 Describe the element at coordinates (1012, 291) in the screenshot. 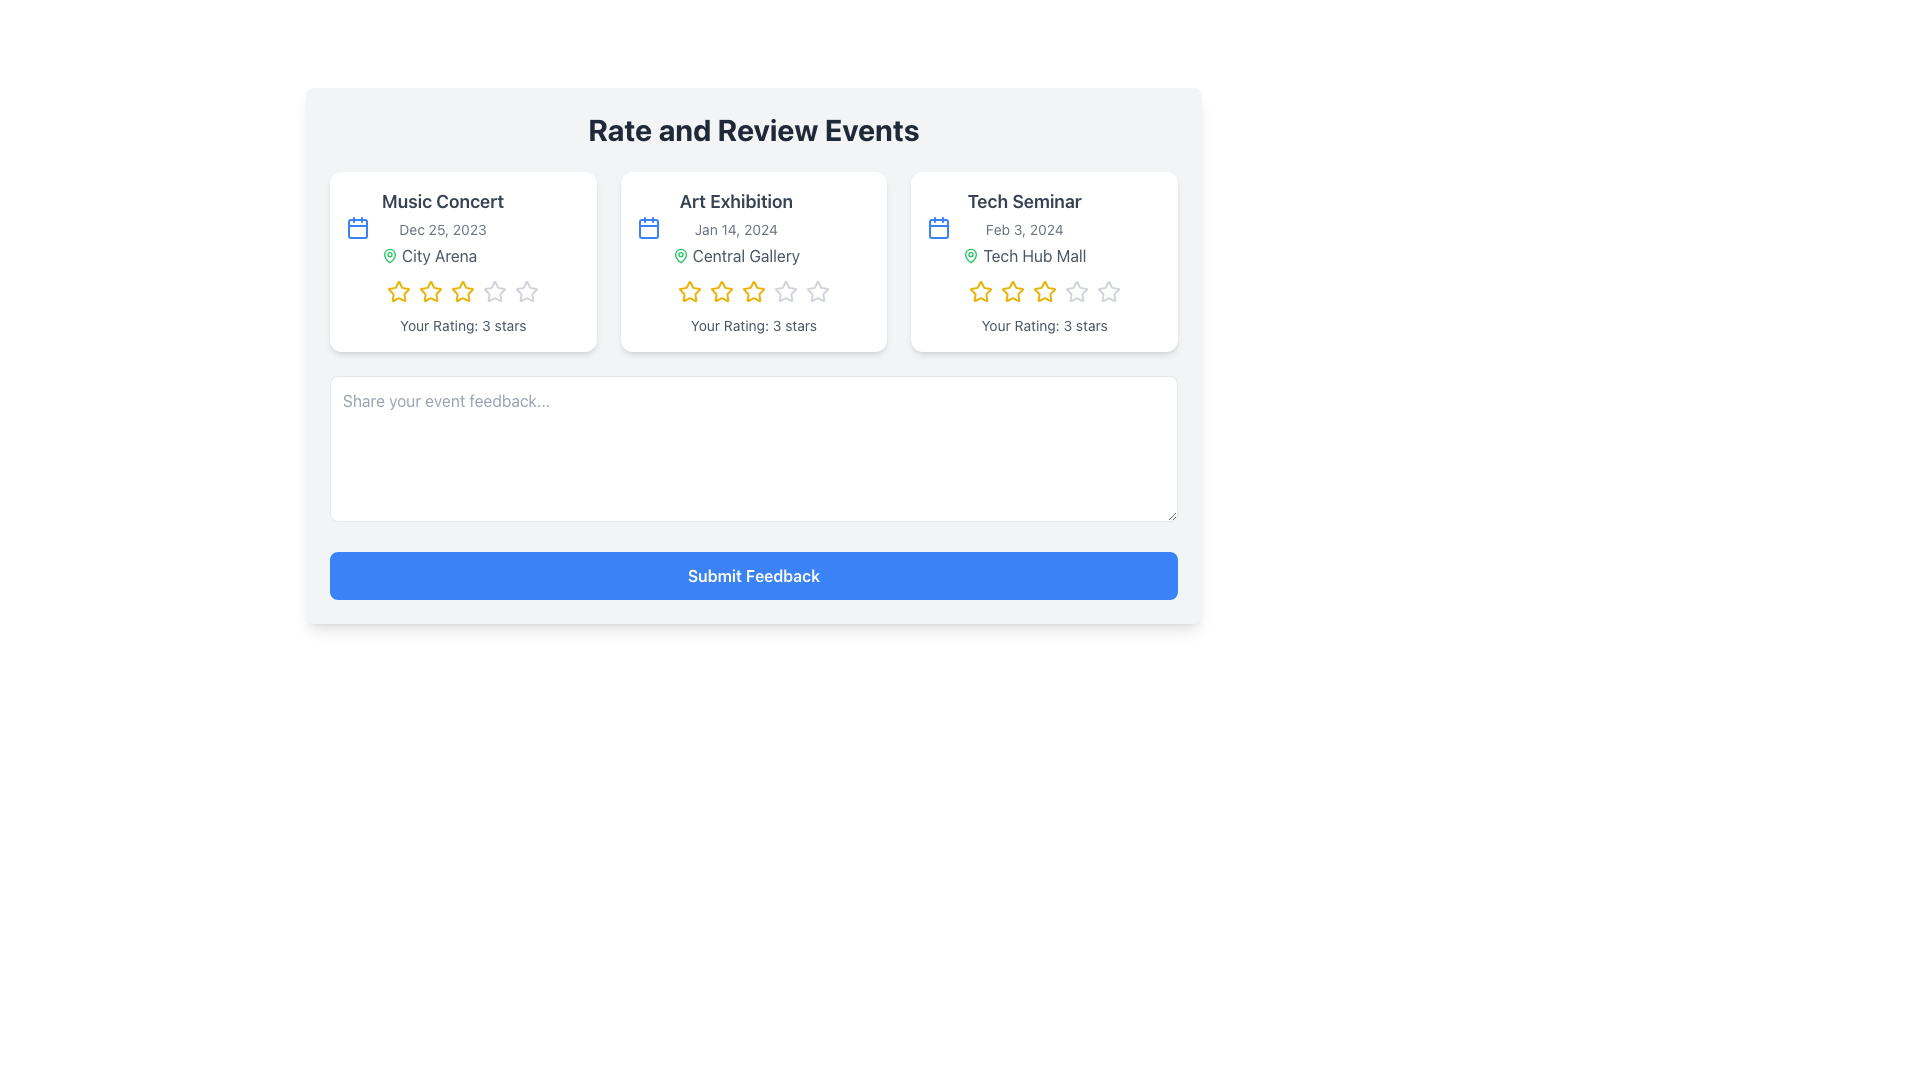

I see `the second star in the rating system for the 'Tech Seminar' event` at that location.